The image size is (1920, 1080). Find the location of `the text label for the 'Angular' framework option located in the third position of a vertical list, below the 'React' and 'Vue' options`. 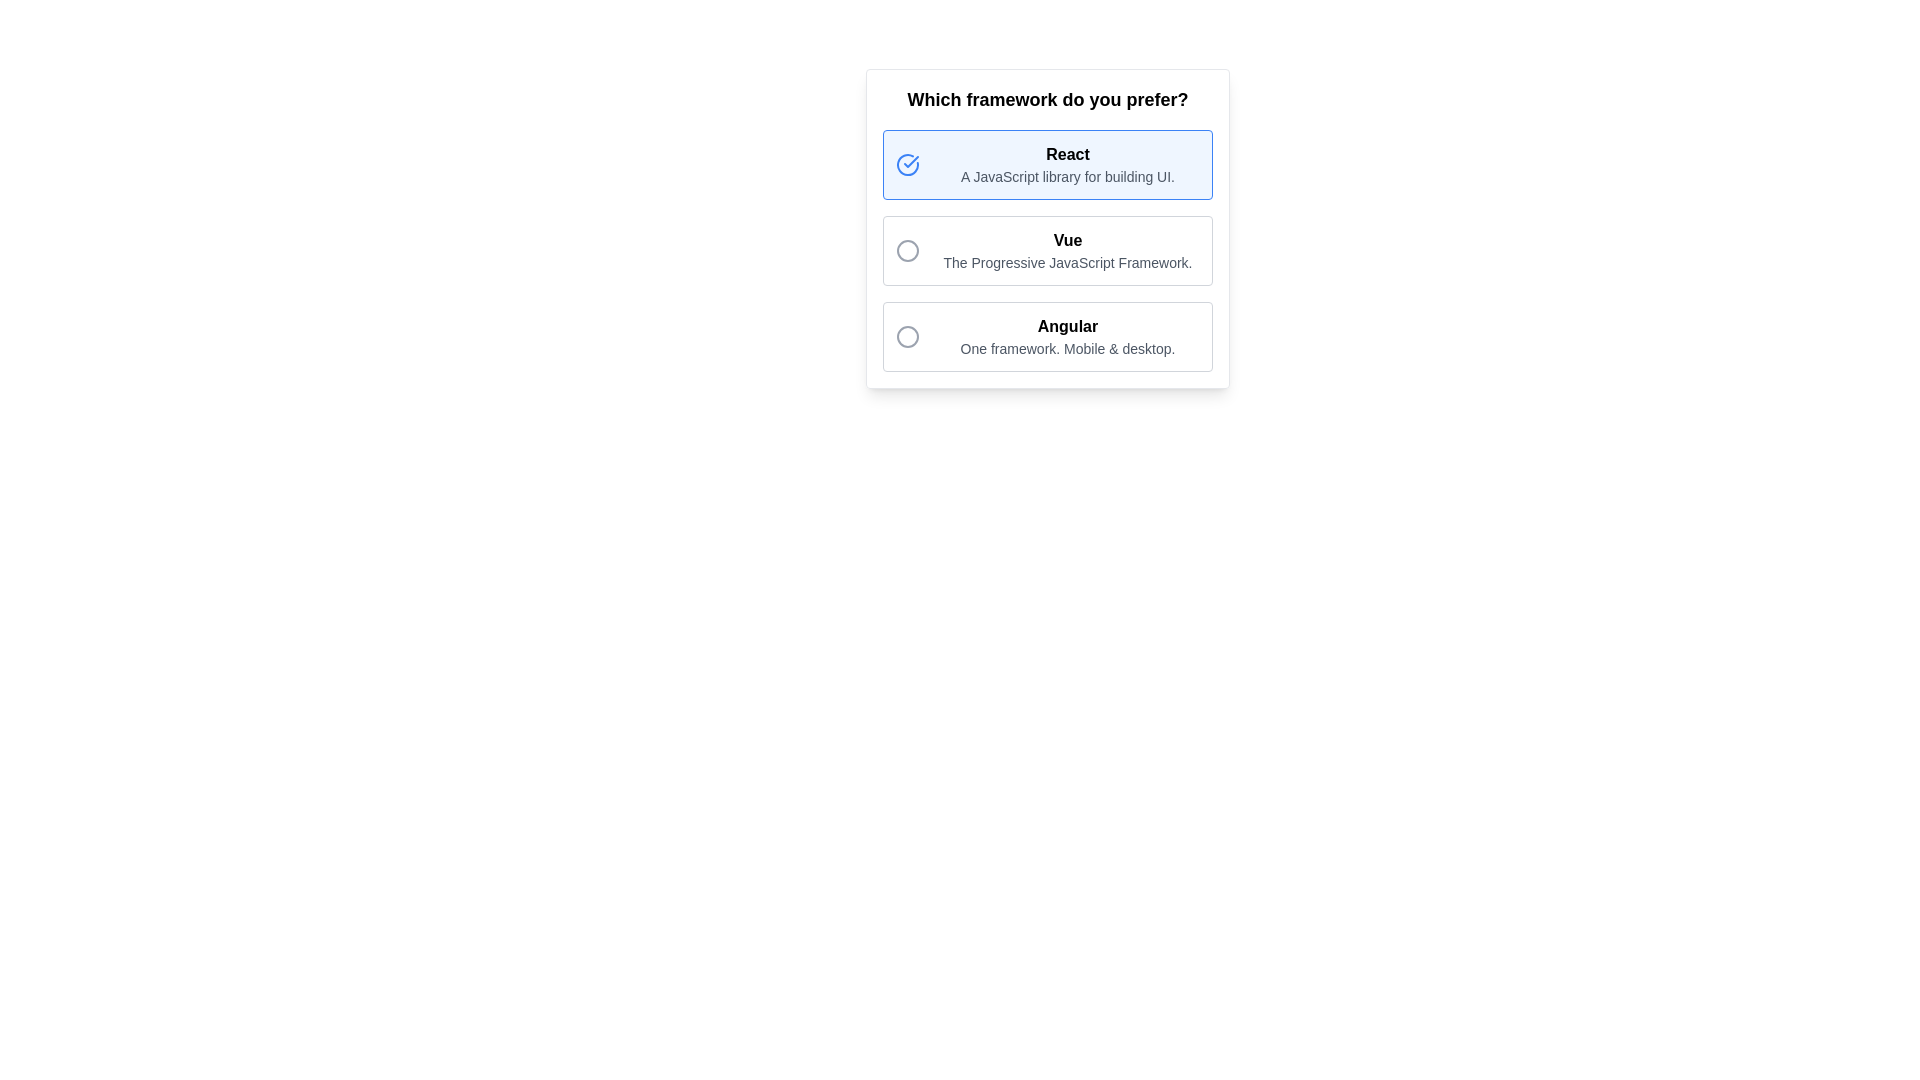

the text label for the 'Angular' framework option located in the third position of a vertical list, below the 'React' and 'Vue' options is located at coordinates (1067, 335).